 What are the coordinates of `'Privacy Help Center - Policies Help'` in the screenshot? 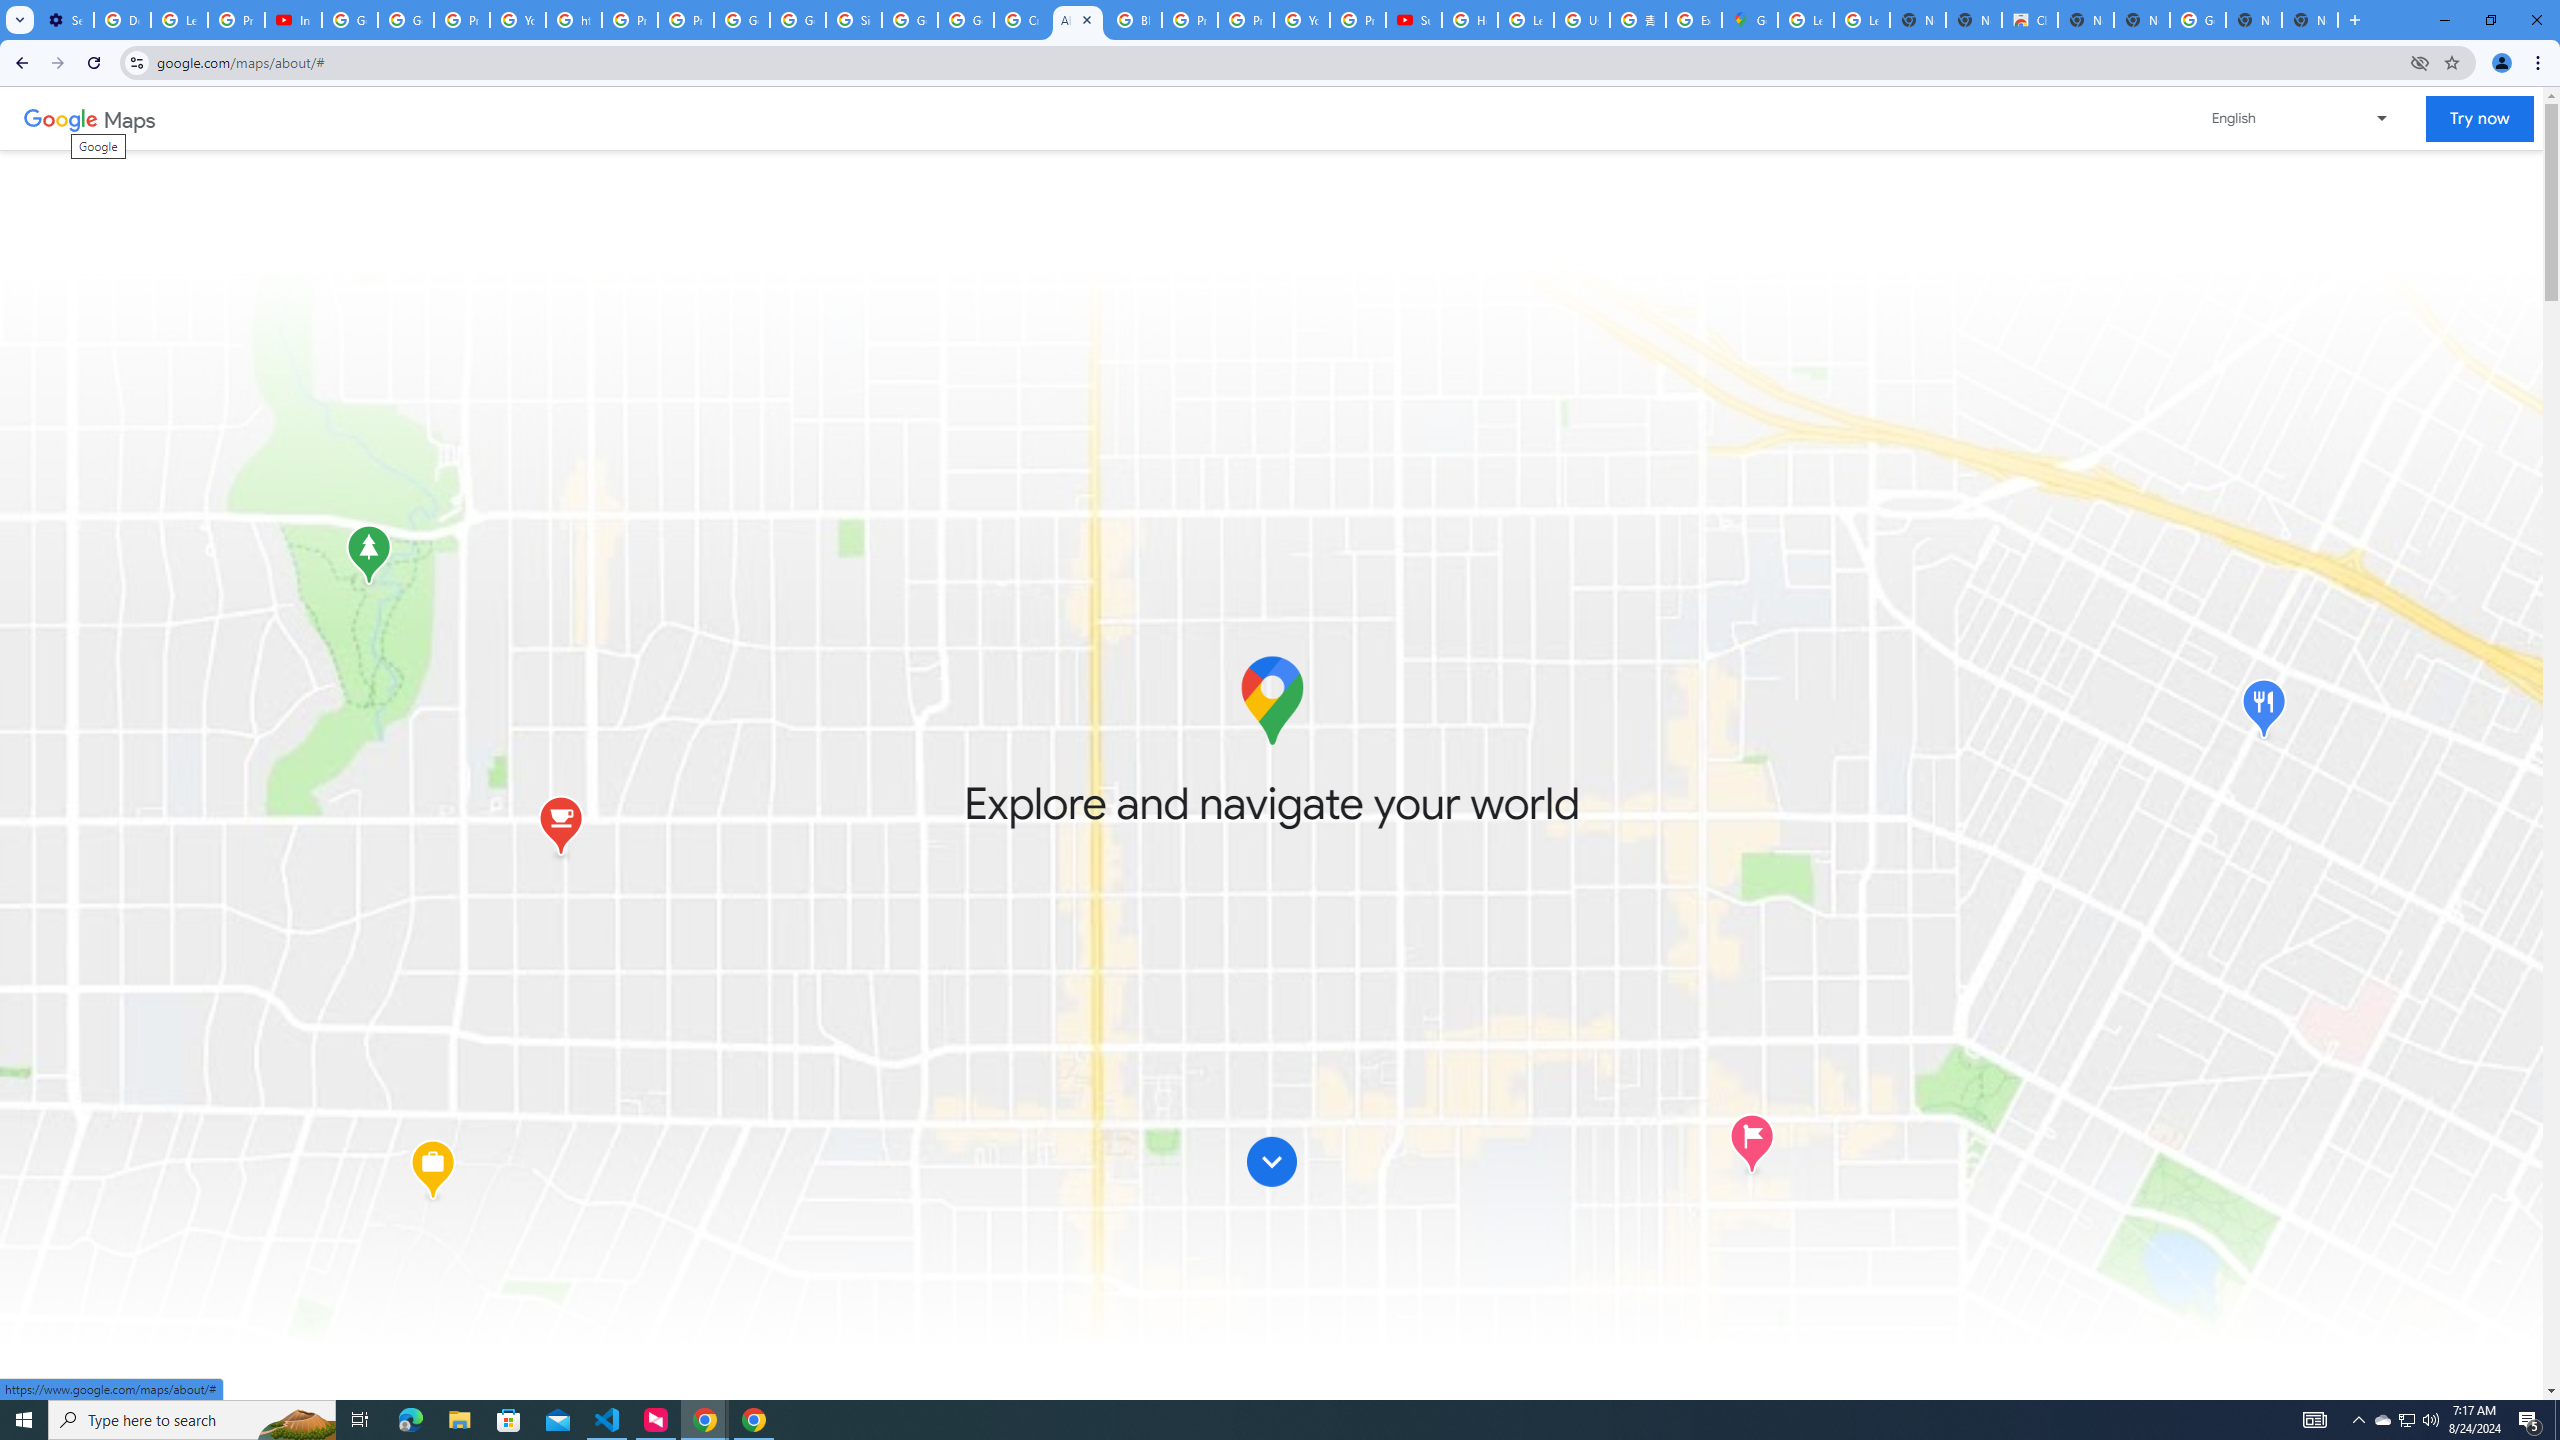 It's located at (1244, 19).